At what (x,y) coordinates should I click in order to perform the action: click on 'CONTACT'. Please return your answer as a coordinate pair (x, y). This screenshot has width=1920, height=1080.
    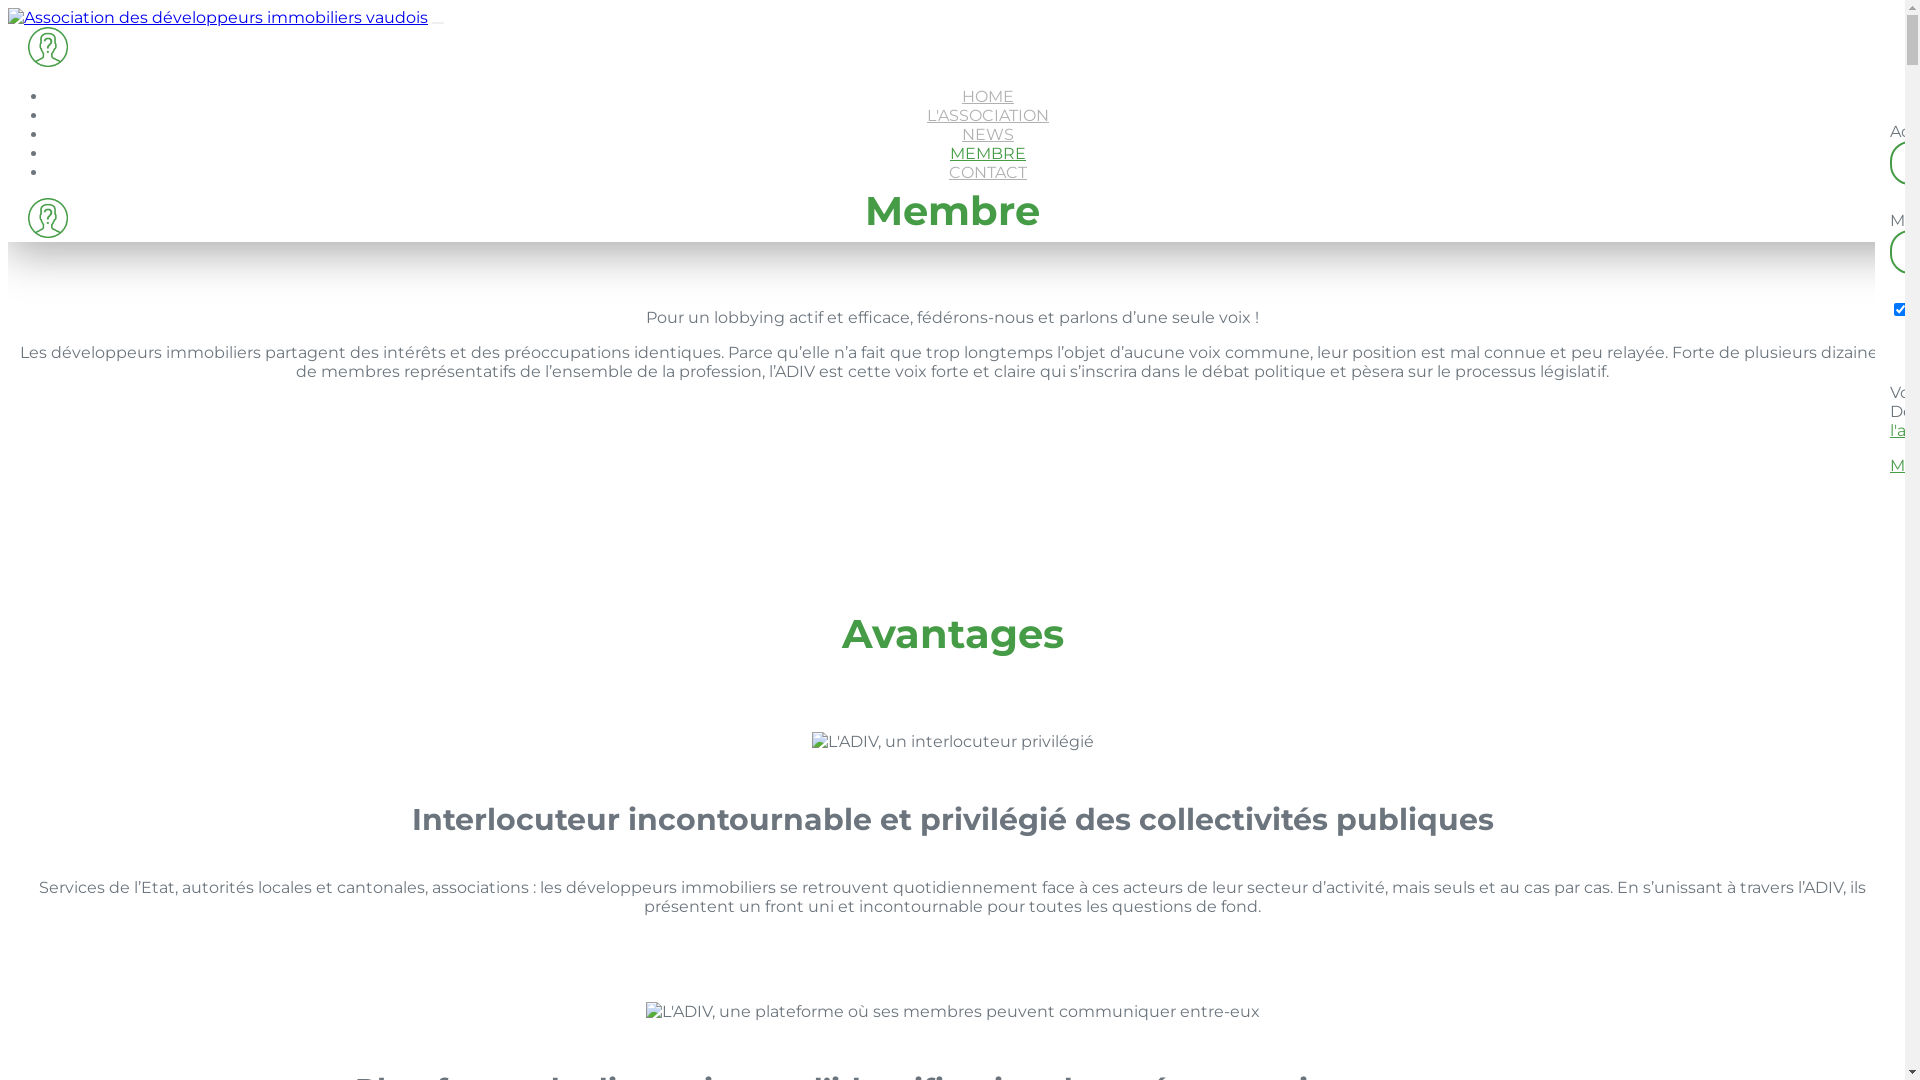
    Looking at the image, I should click on (988, 171).